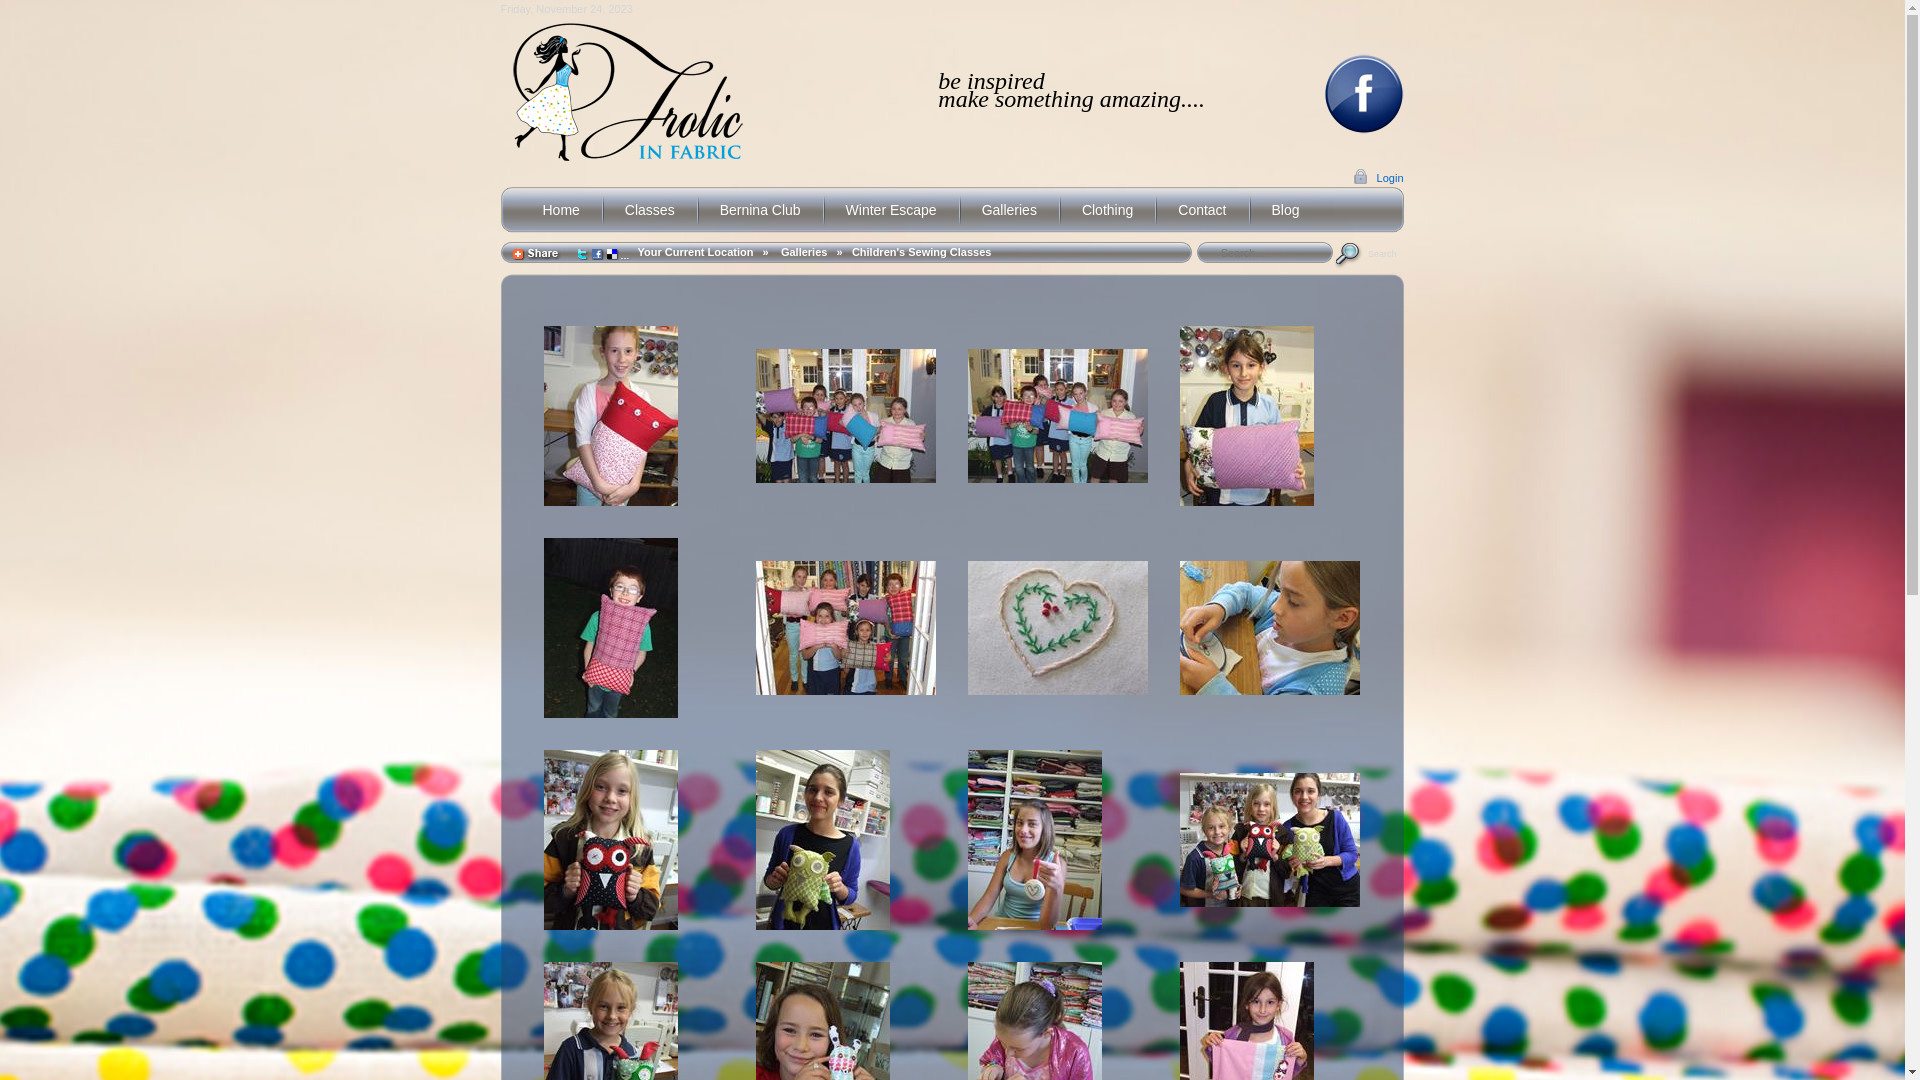 The width and height of the screenshot is (1920, 1080). What do you see at coordinates (1367, 252) in the screenshot?
I see `'Search'` at bounding box center [1367, 252].